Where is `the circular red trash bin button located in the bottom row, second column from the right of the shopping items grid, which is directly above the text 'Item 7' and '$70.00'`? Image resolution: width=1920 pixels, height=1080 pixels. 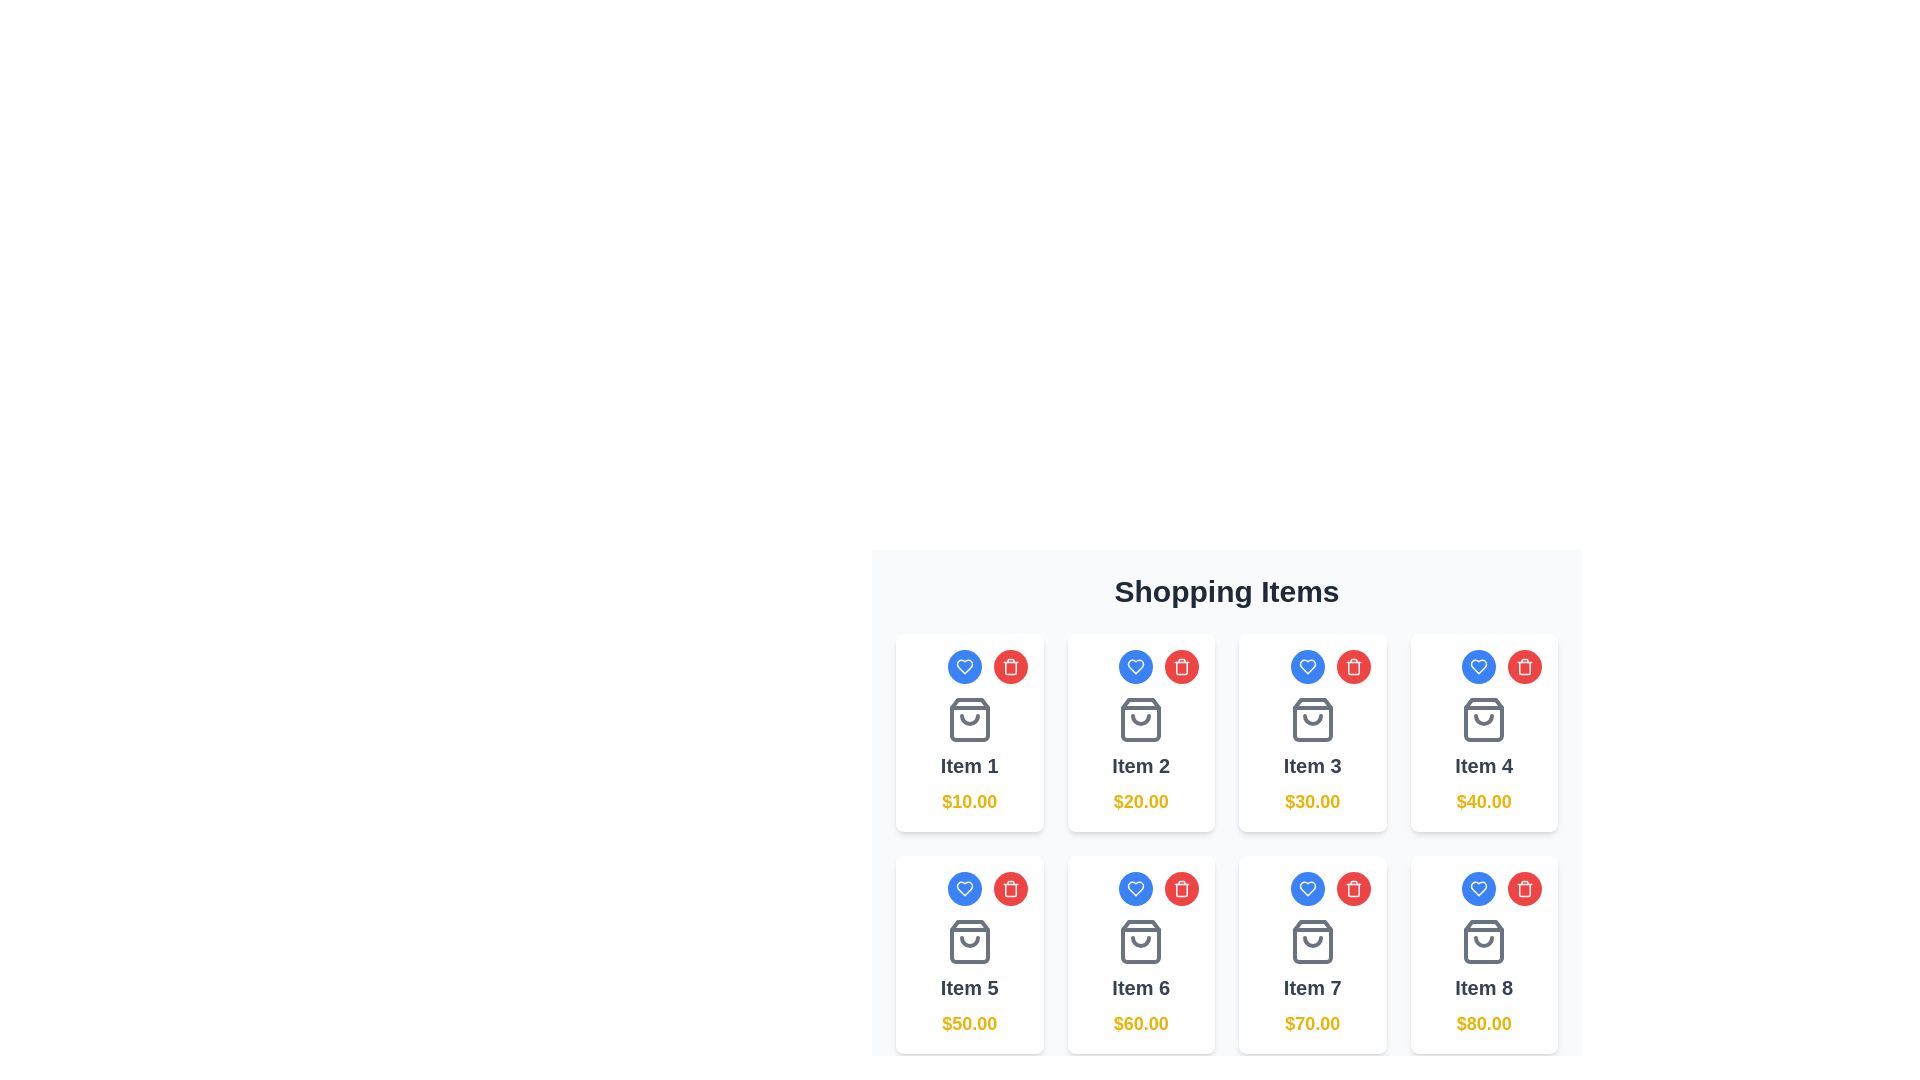 the circular red trash bin button located in the bottom row, second column from the right of the shopping items grid, which is directly above the text 'Item 7' and '$70.00' is located at coordinates (1353, 887).